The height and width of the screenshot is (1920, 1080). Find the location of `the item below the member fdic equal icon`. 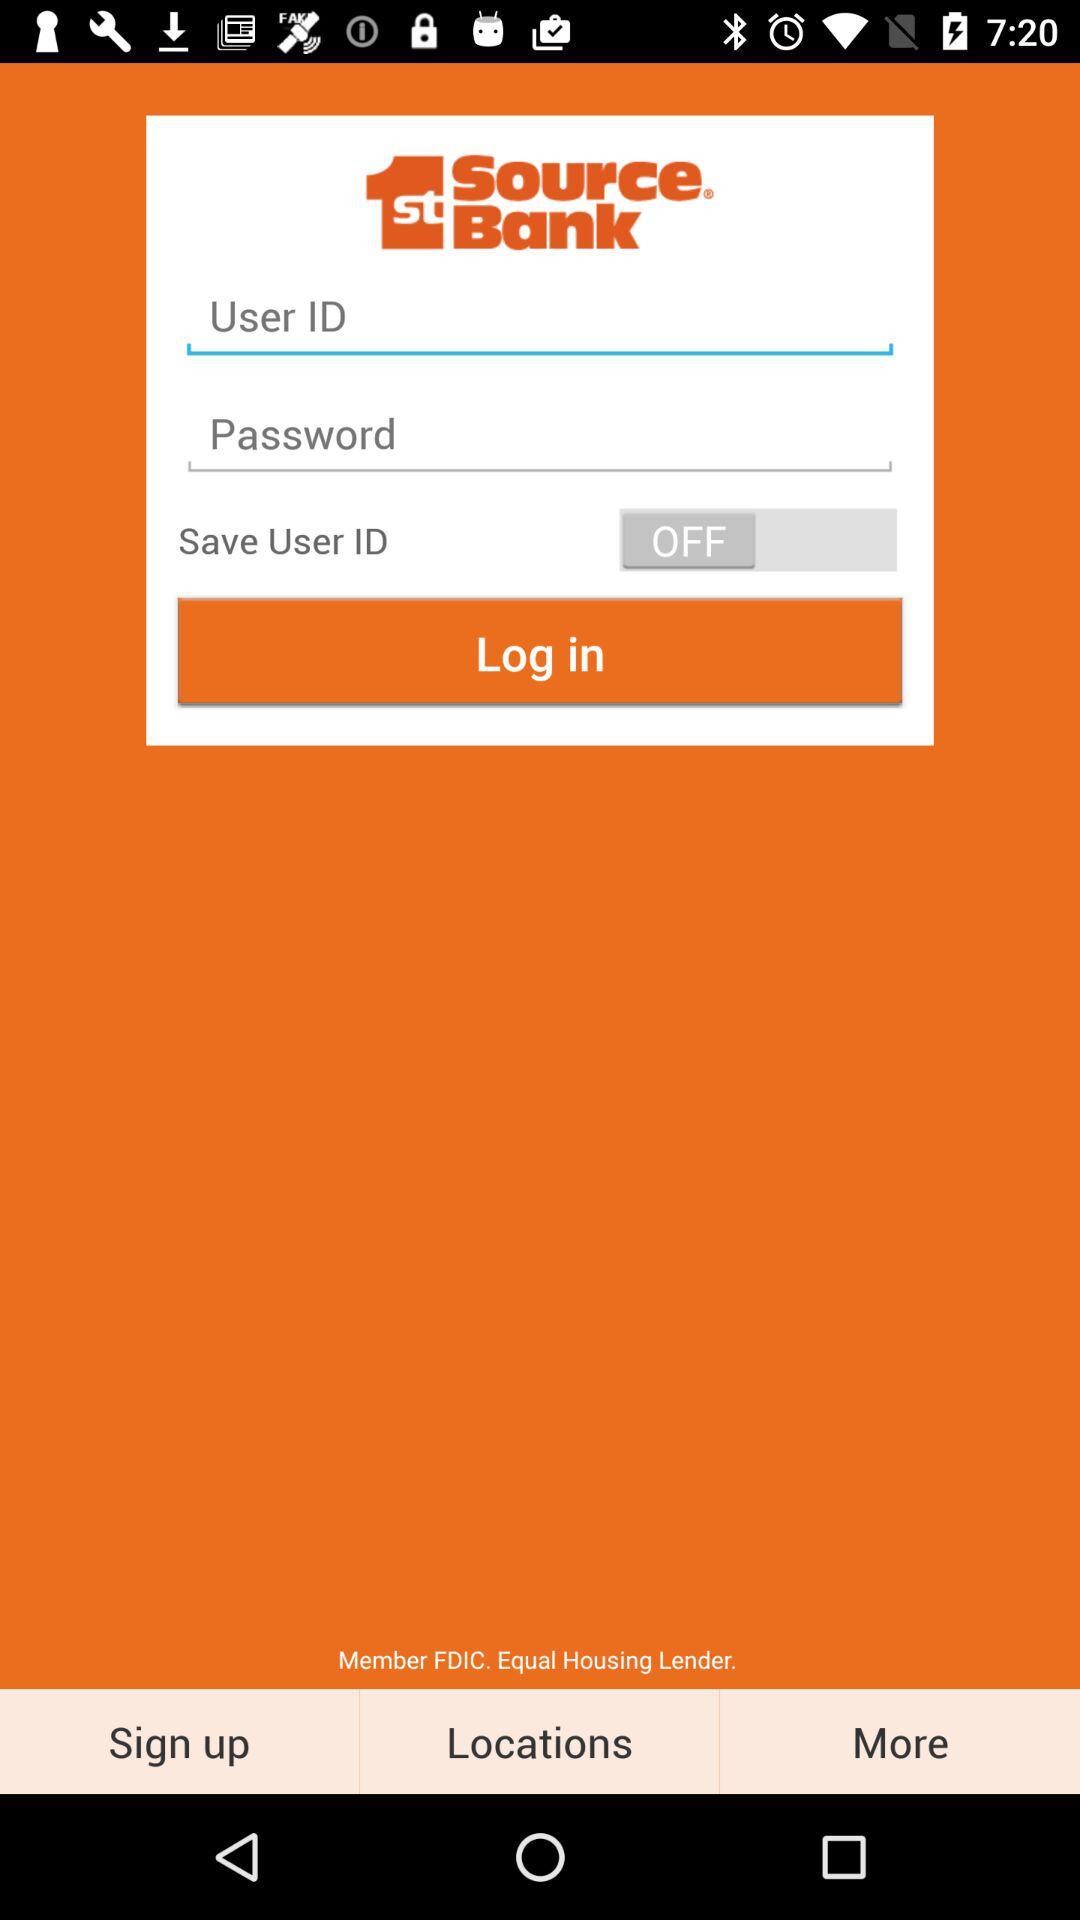

the item below the member fdic equal icon is located at coordinates (178, 1740).